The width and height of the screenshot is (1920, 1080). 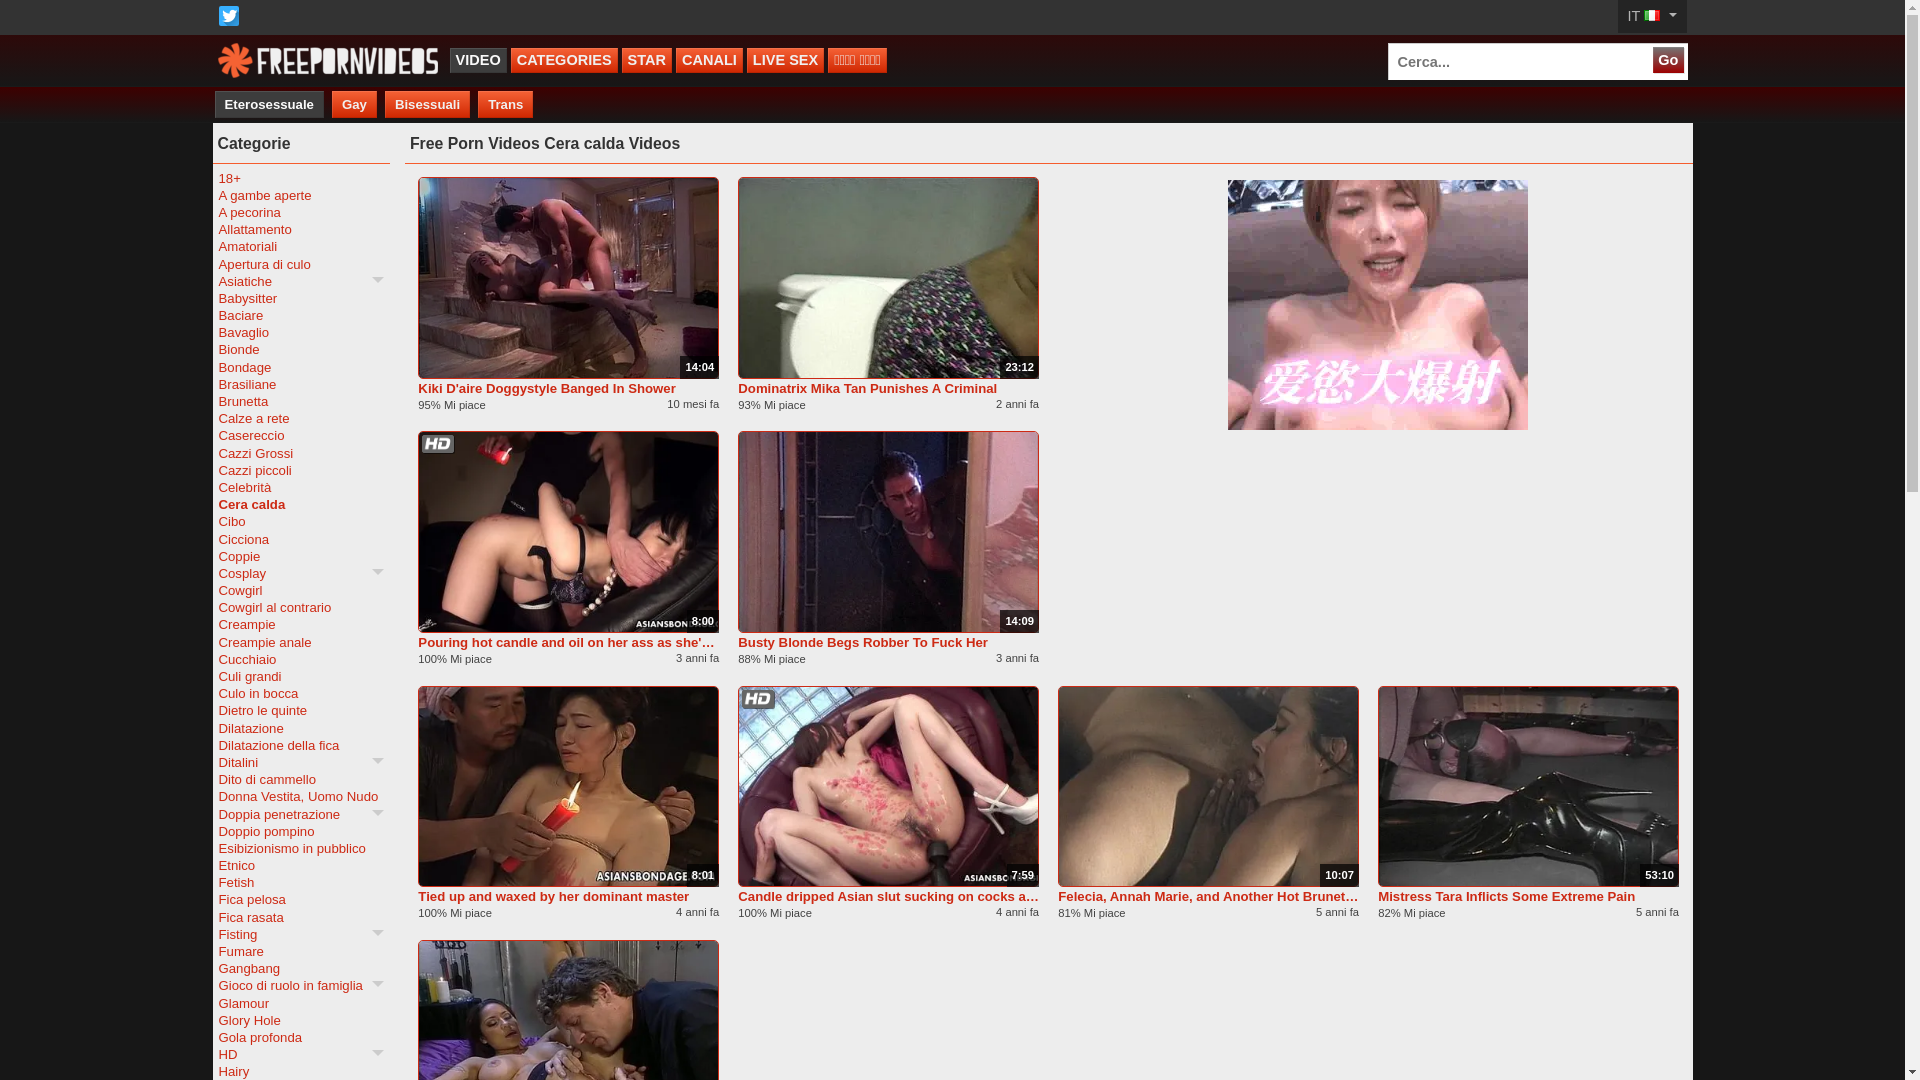 What do you see at coordinates (1207, 785) in the screenshot?
I see `'10:07'` at bounding box center [1207, 785].